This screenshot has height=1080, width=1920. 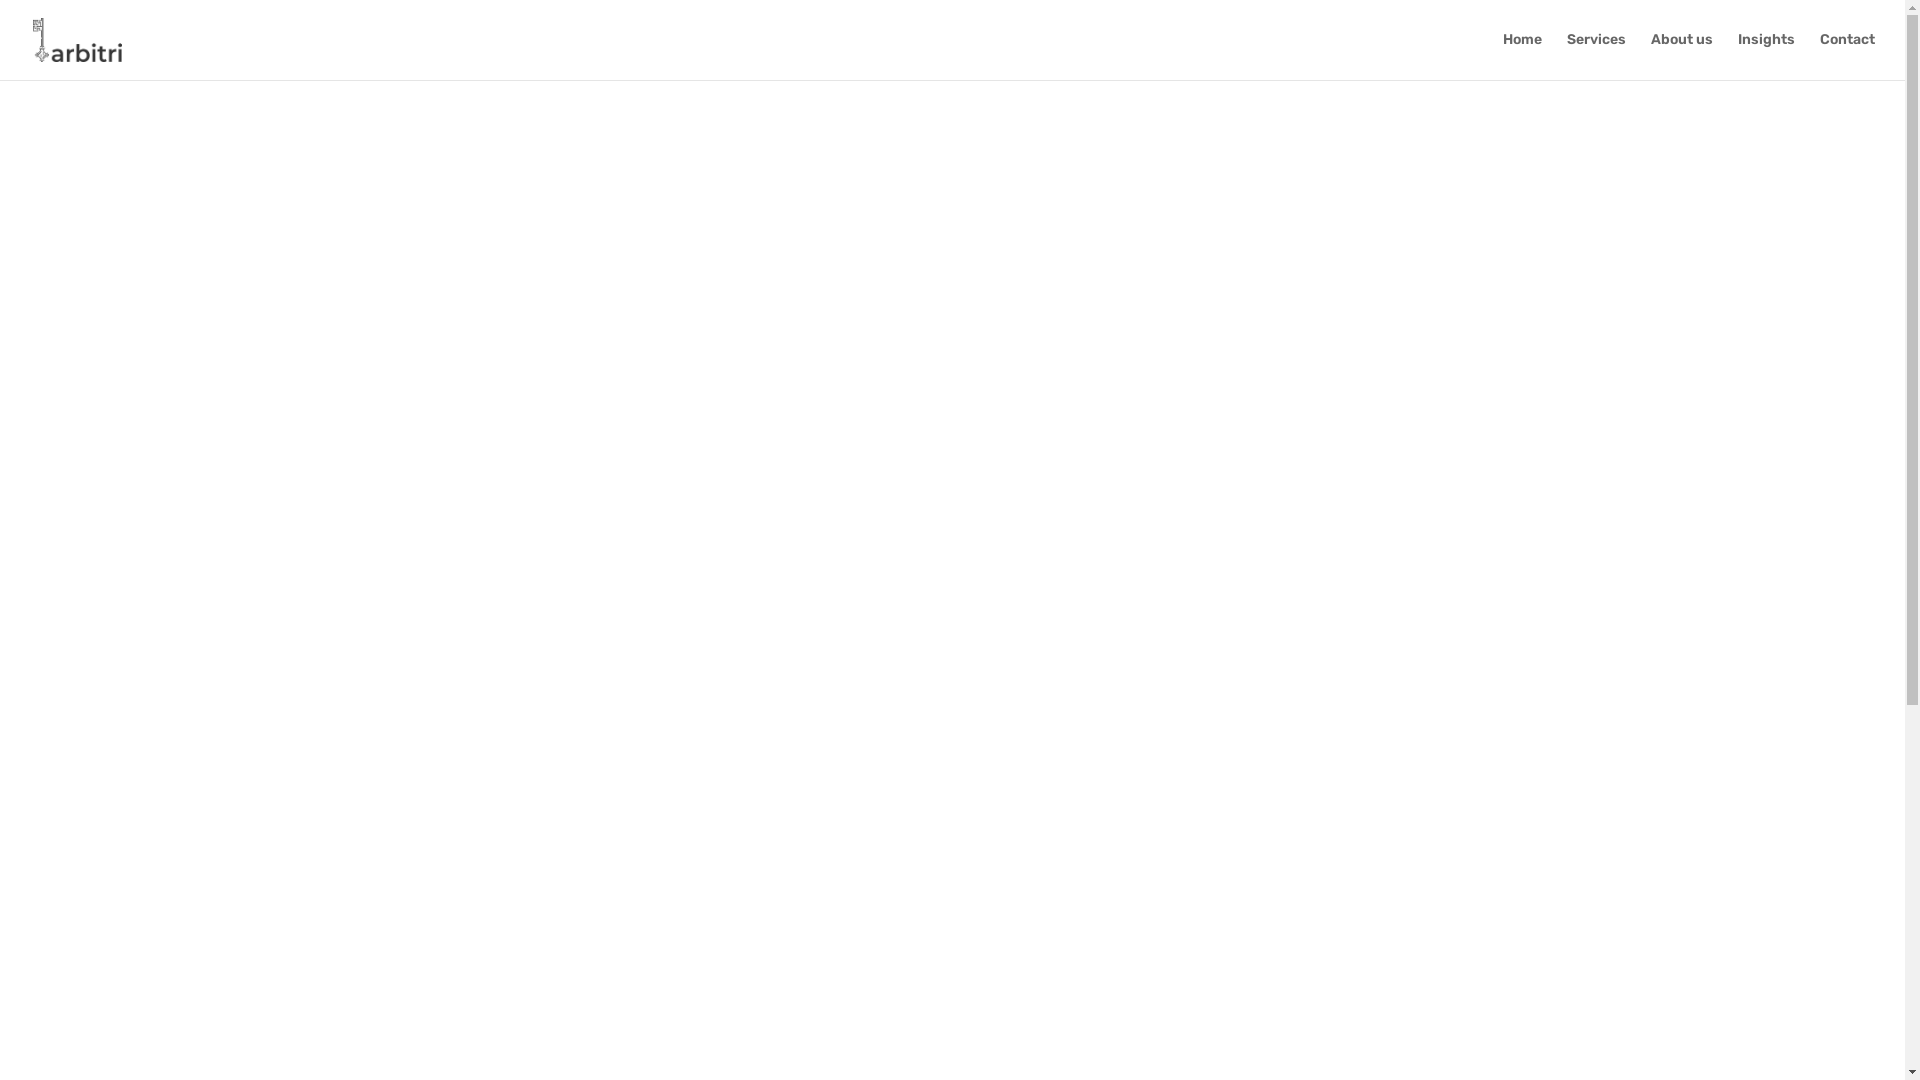 I want to click on 'Home', so click(x=1502, y=55).